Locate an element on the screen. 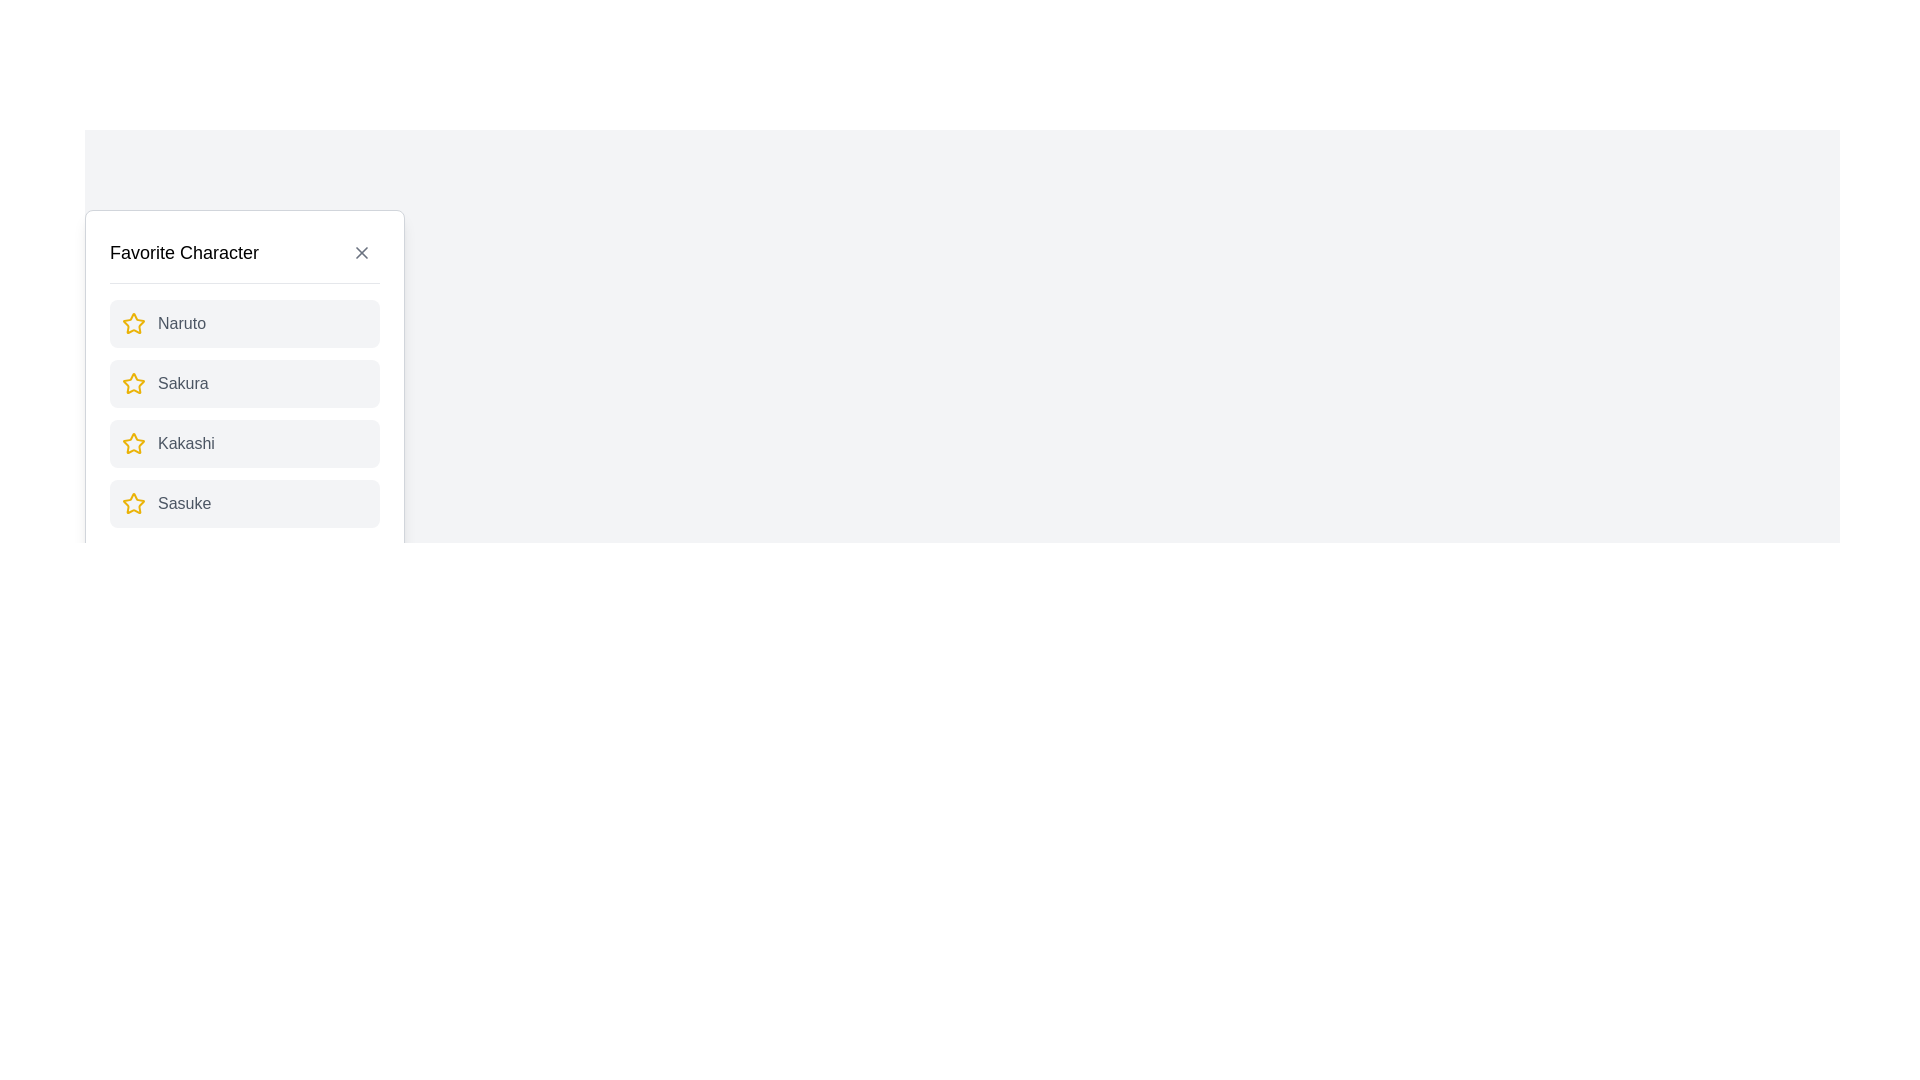 This screenshot has width=1920, height=1080. the 'Sasuke' button, which is the last item in a vertically stacked list of buttons is located at coordinates (243, 503).